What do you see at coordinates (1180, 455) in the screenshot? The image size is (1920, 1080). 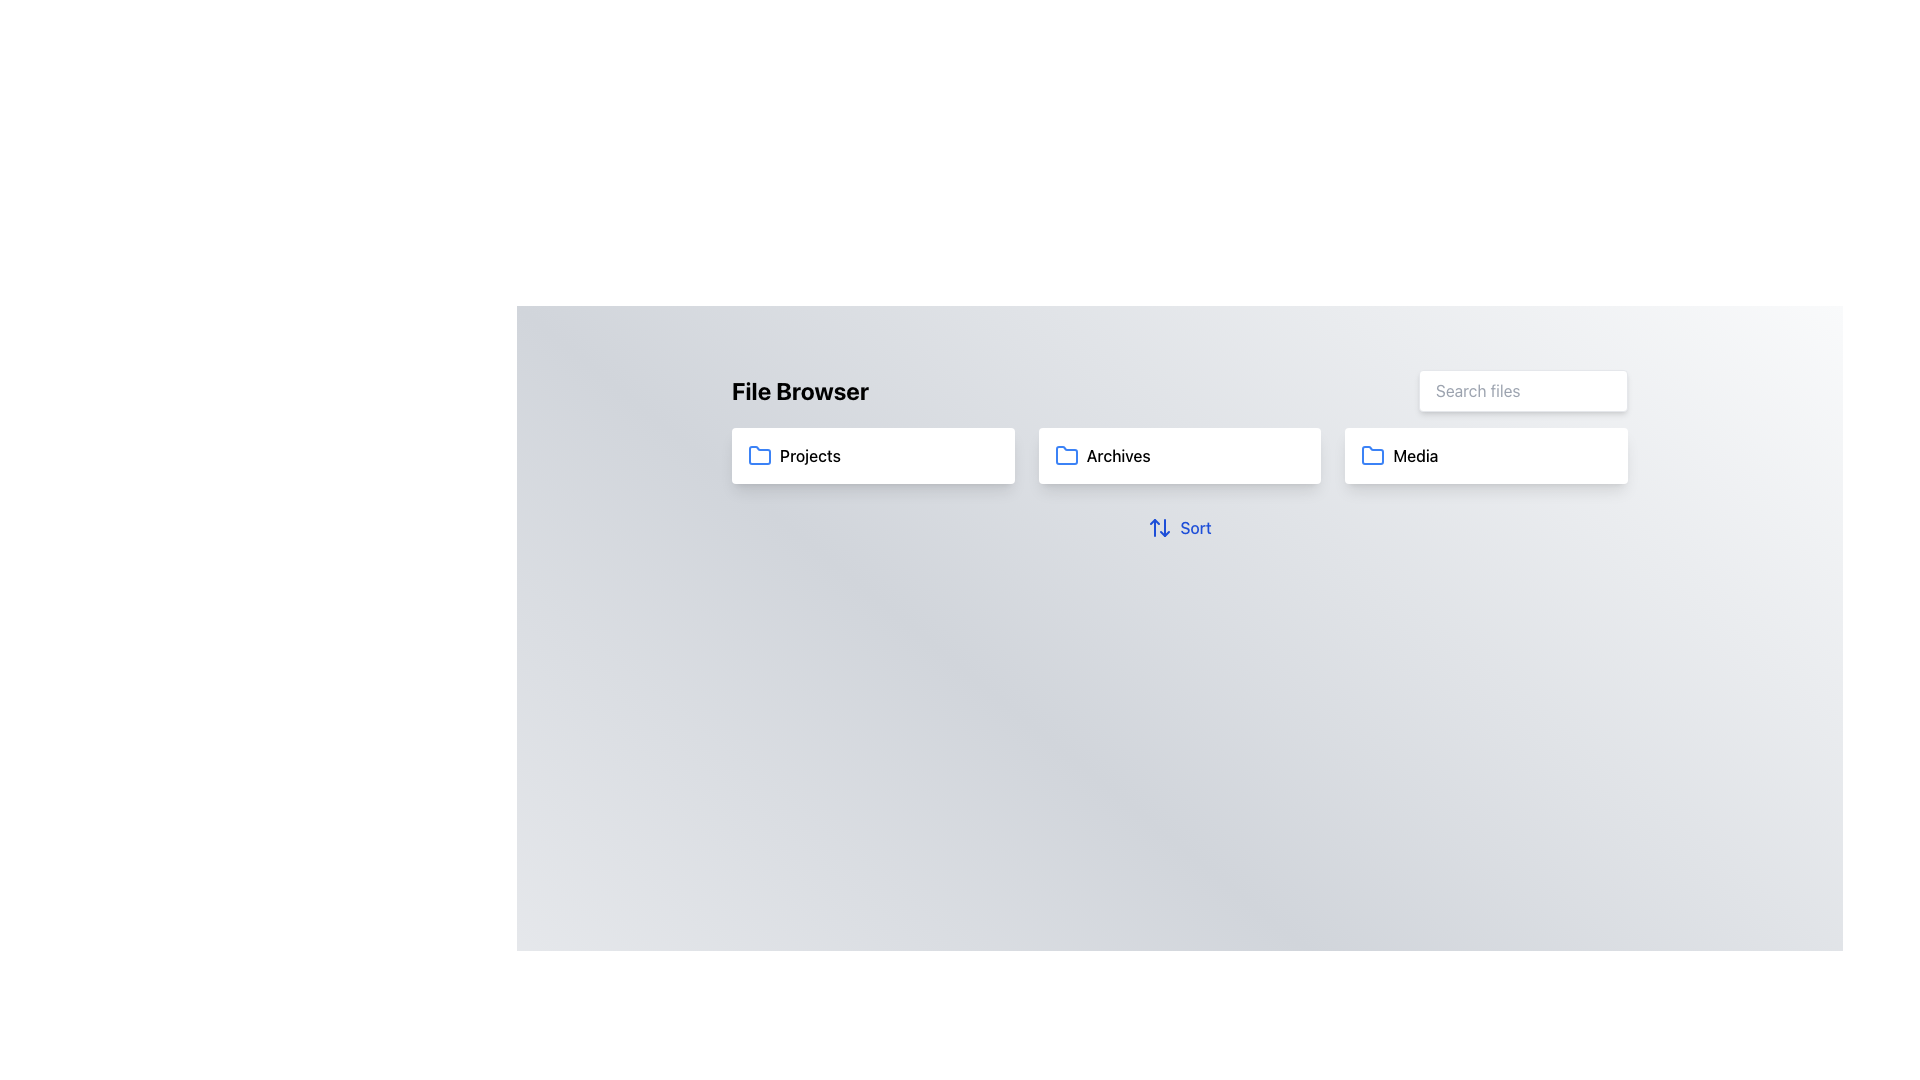 I see `the navigational list item labeled 'Archives'` at bounding box center [1180, 455].